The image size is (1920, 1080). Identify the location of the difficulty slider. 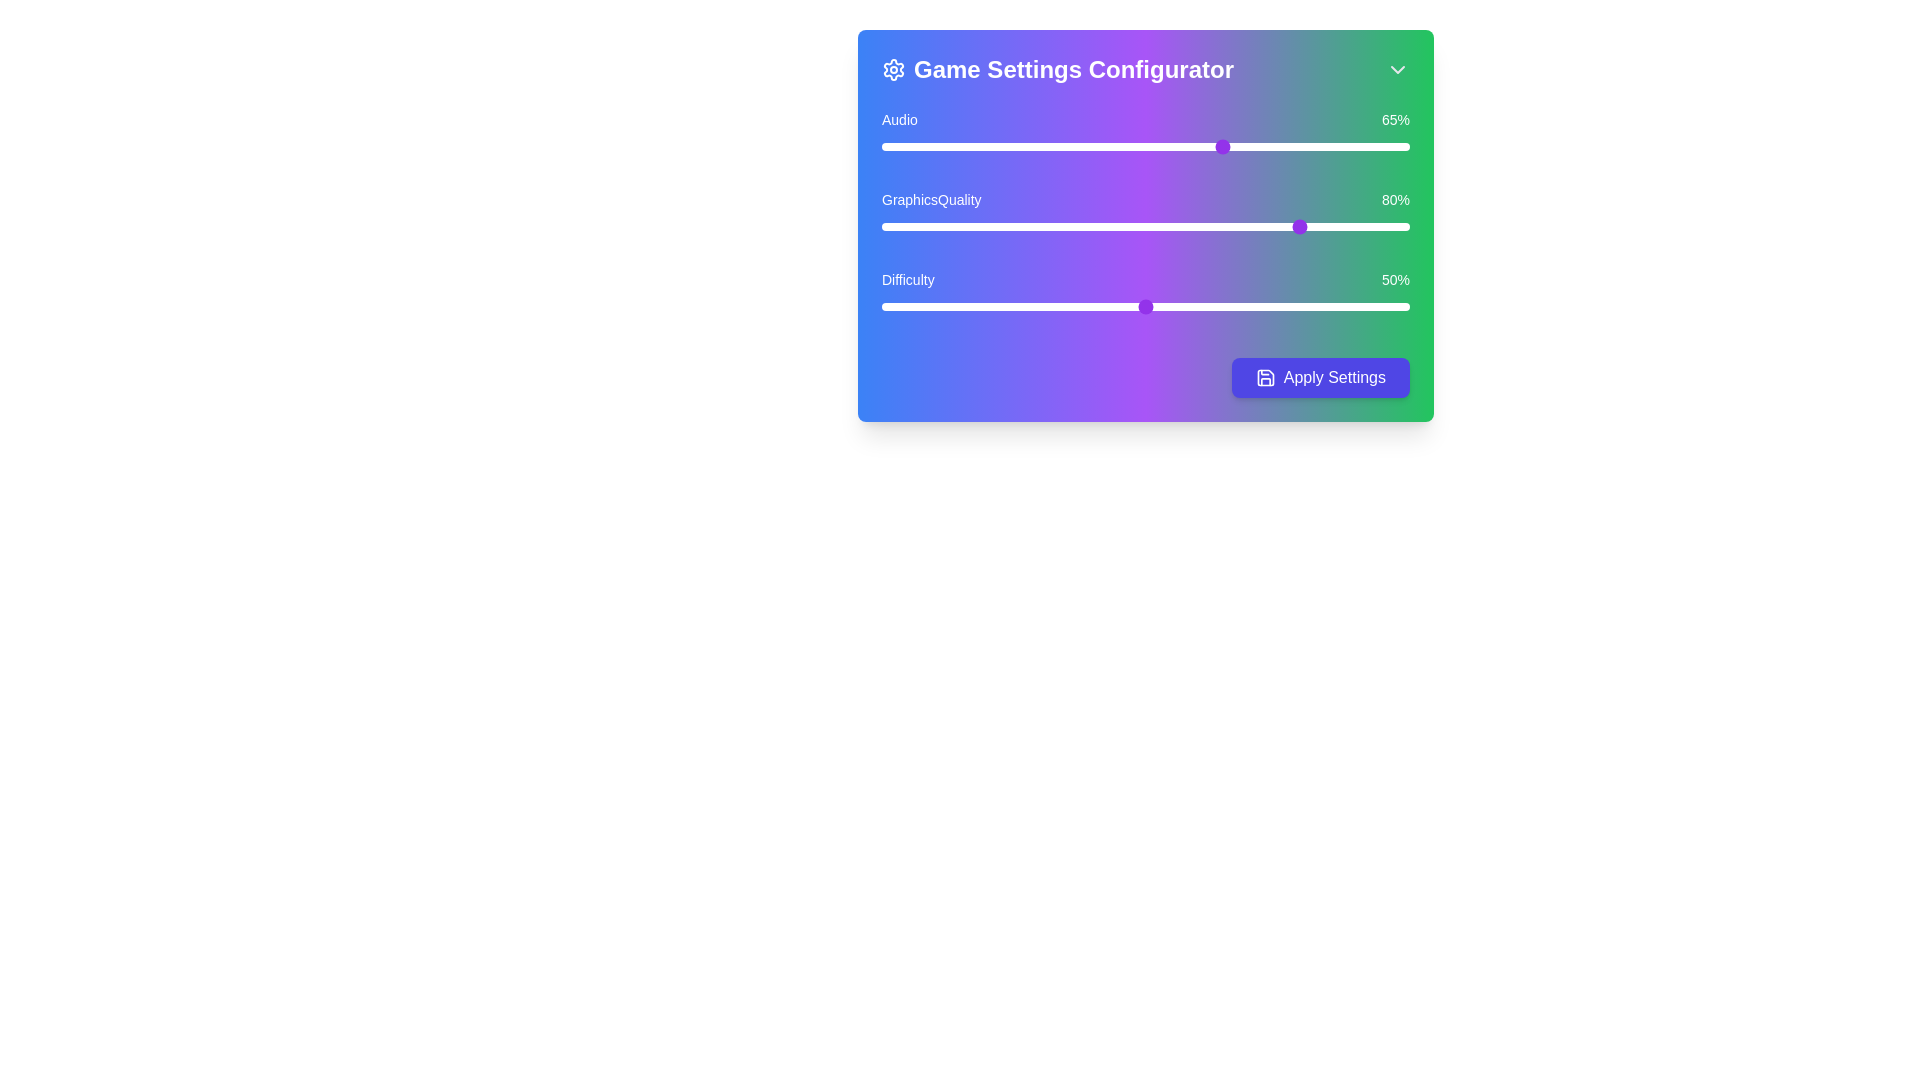
(1146, 307).